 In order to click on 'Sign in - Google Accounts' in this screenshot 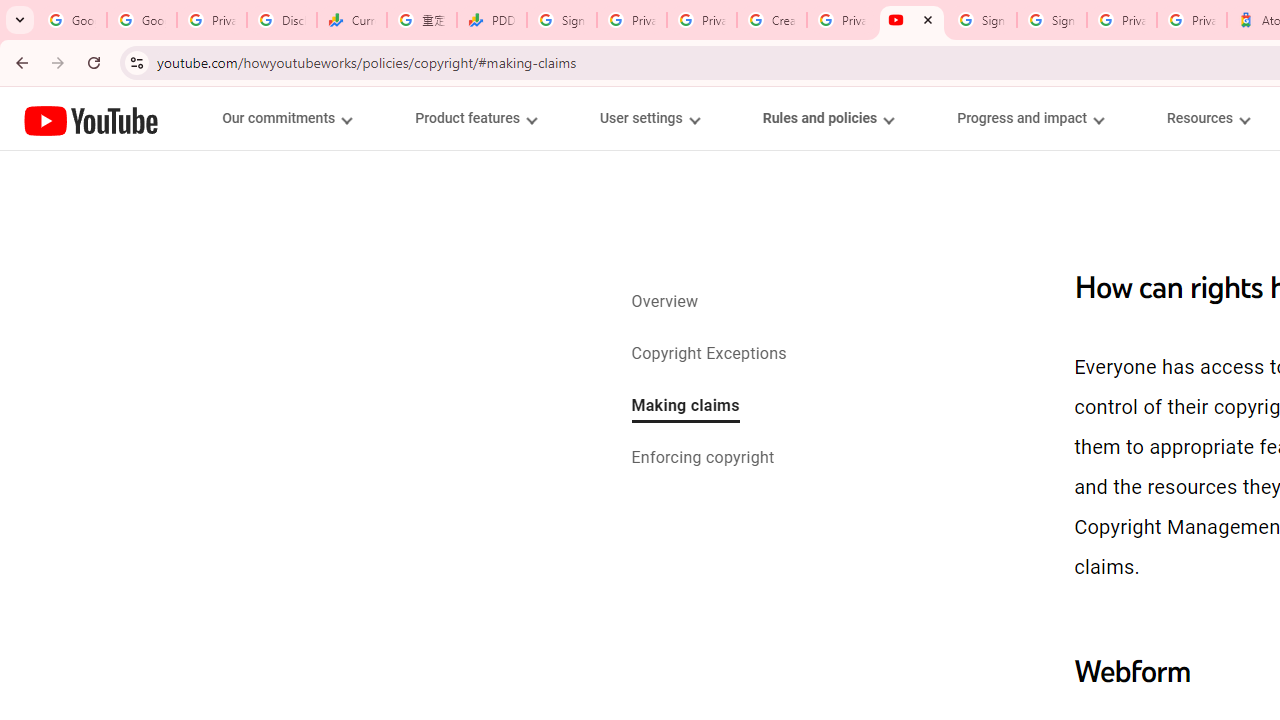, I will do `click(982, 20)`.